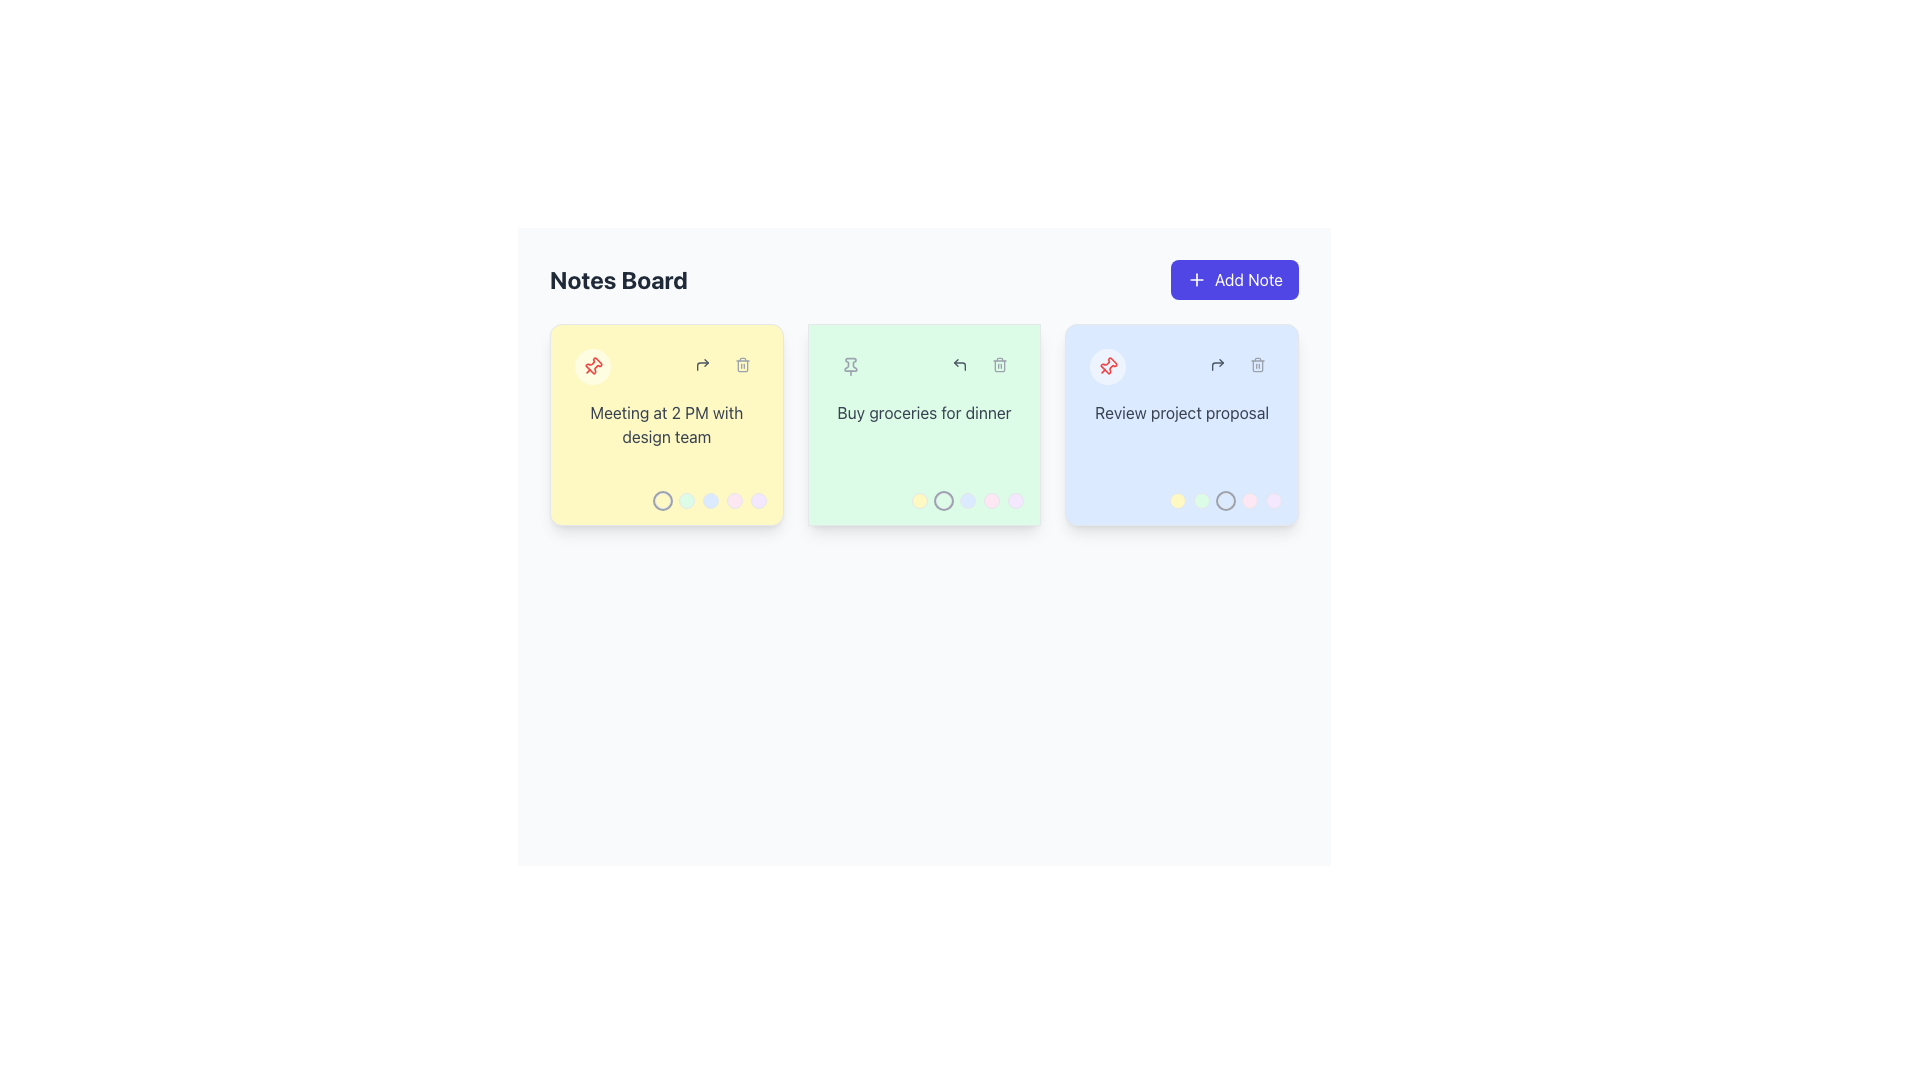  I want to click on the trash can icon button in the top-right corner of the 'Review project proposal' card, so click(1256, 365).